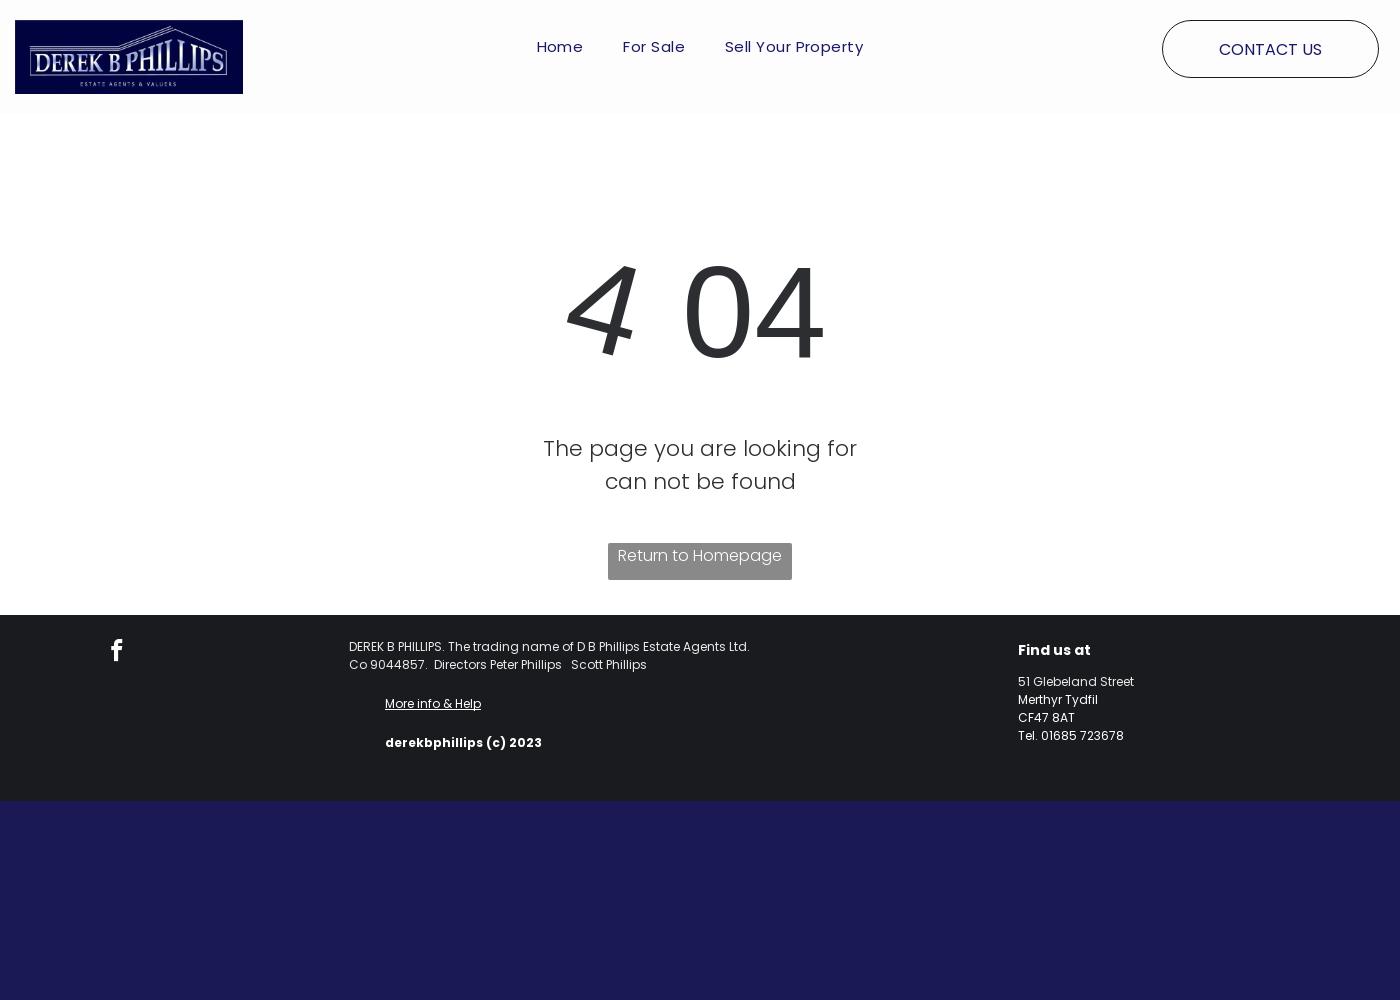 The width and height of the screenshot is (1400, 1000). I want to click on 'can not be found', so click(699, 480).